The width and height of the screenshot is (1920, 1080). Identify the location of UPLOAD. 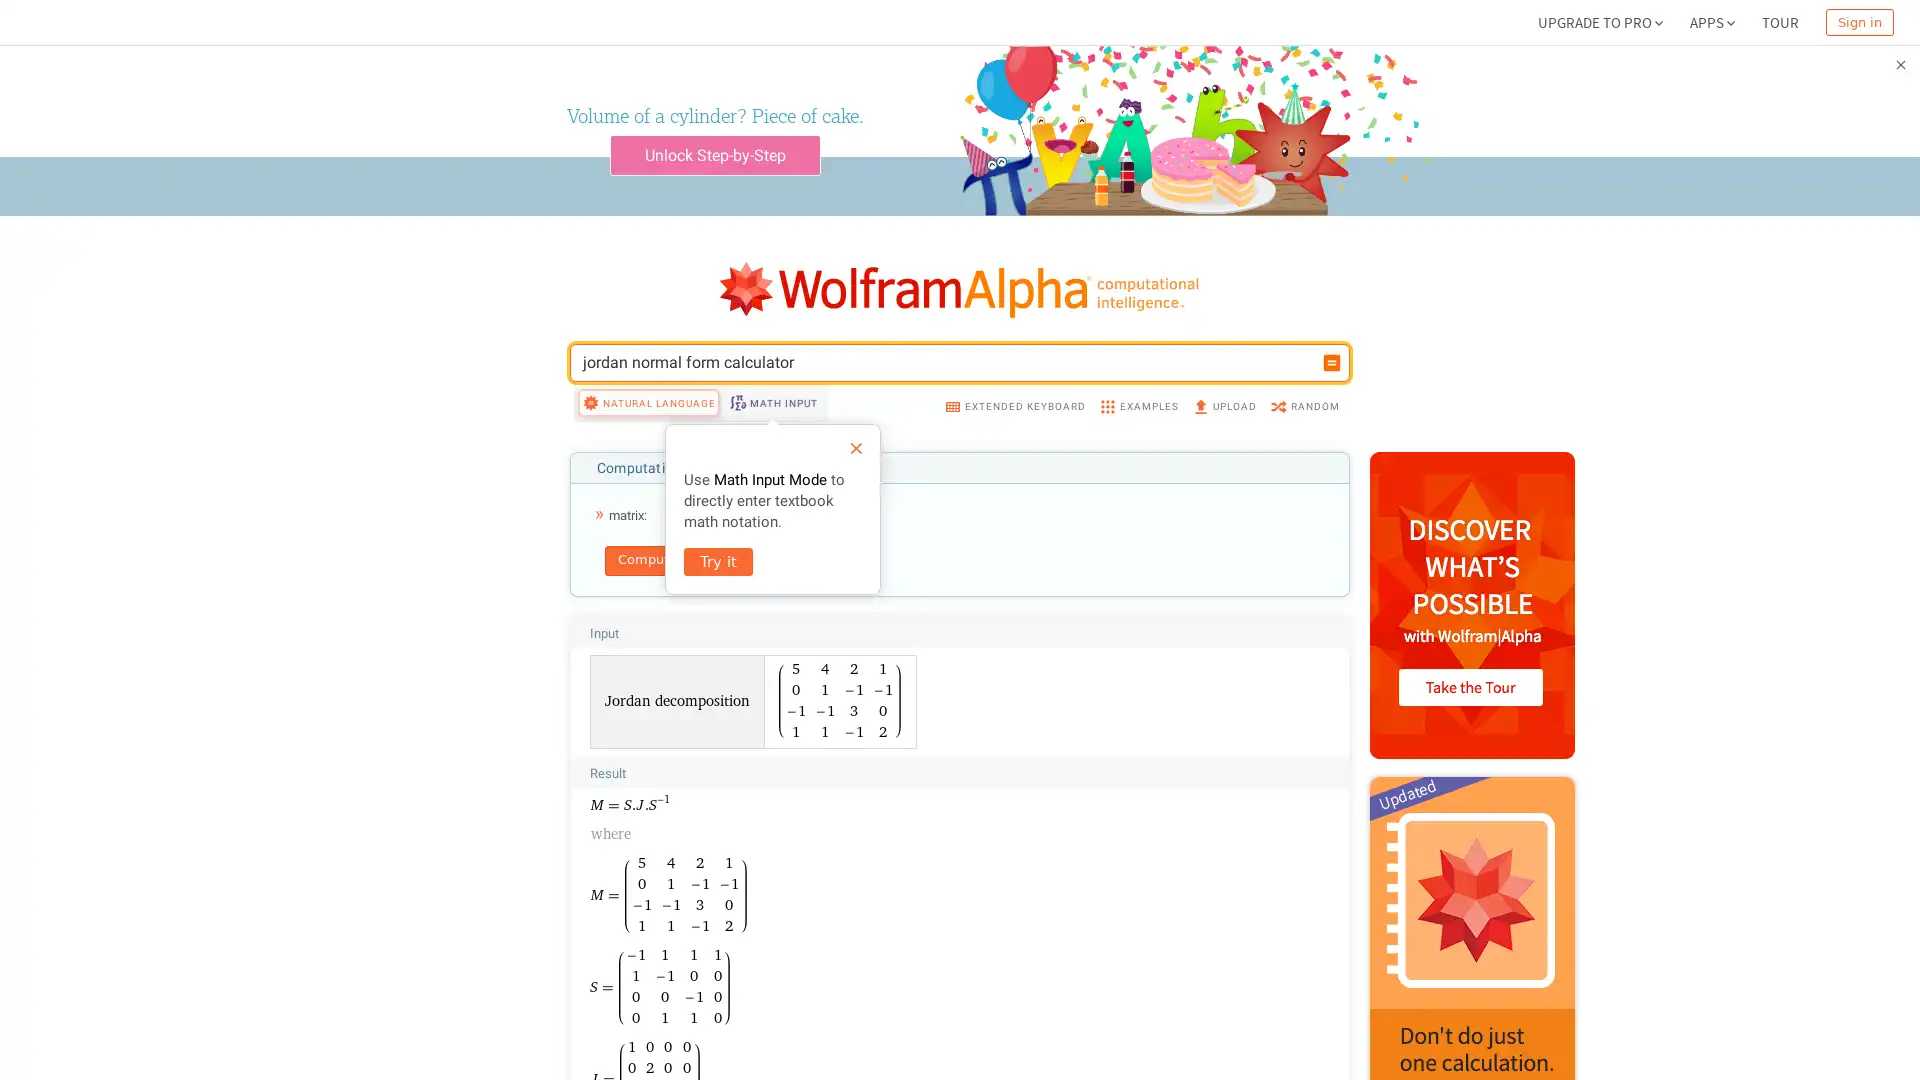
(1223, 405).